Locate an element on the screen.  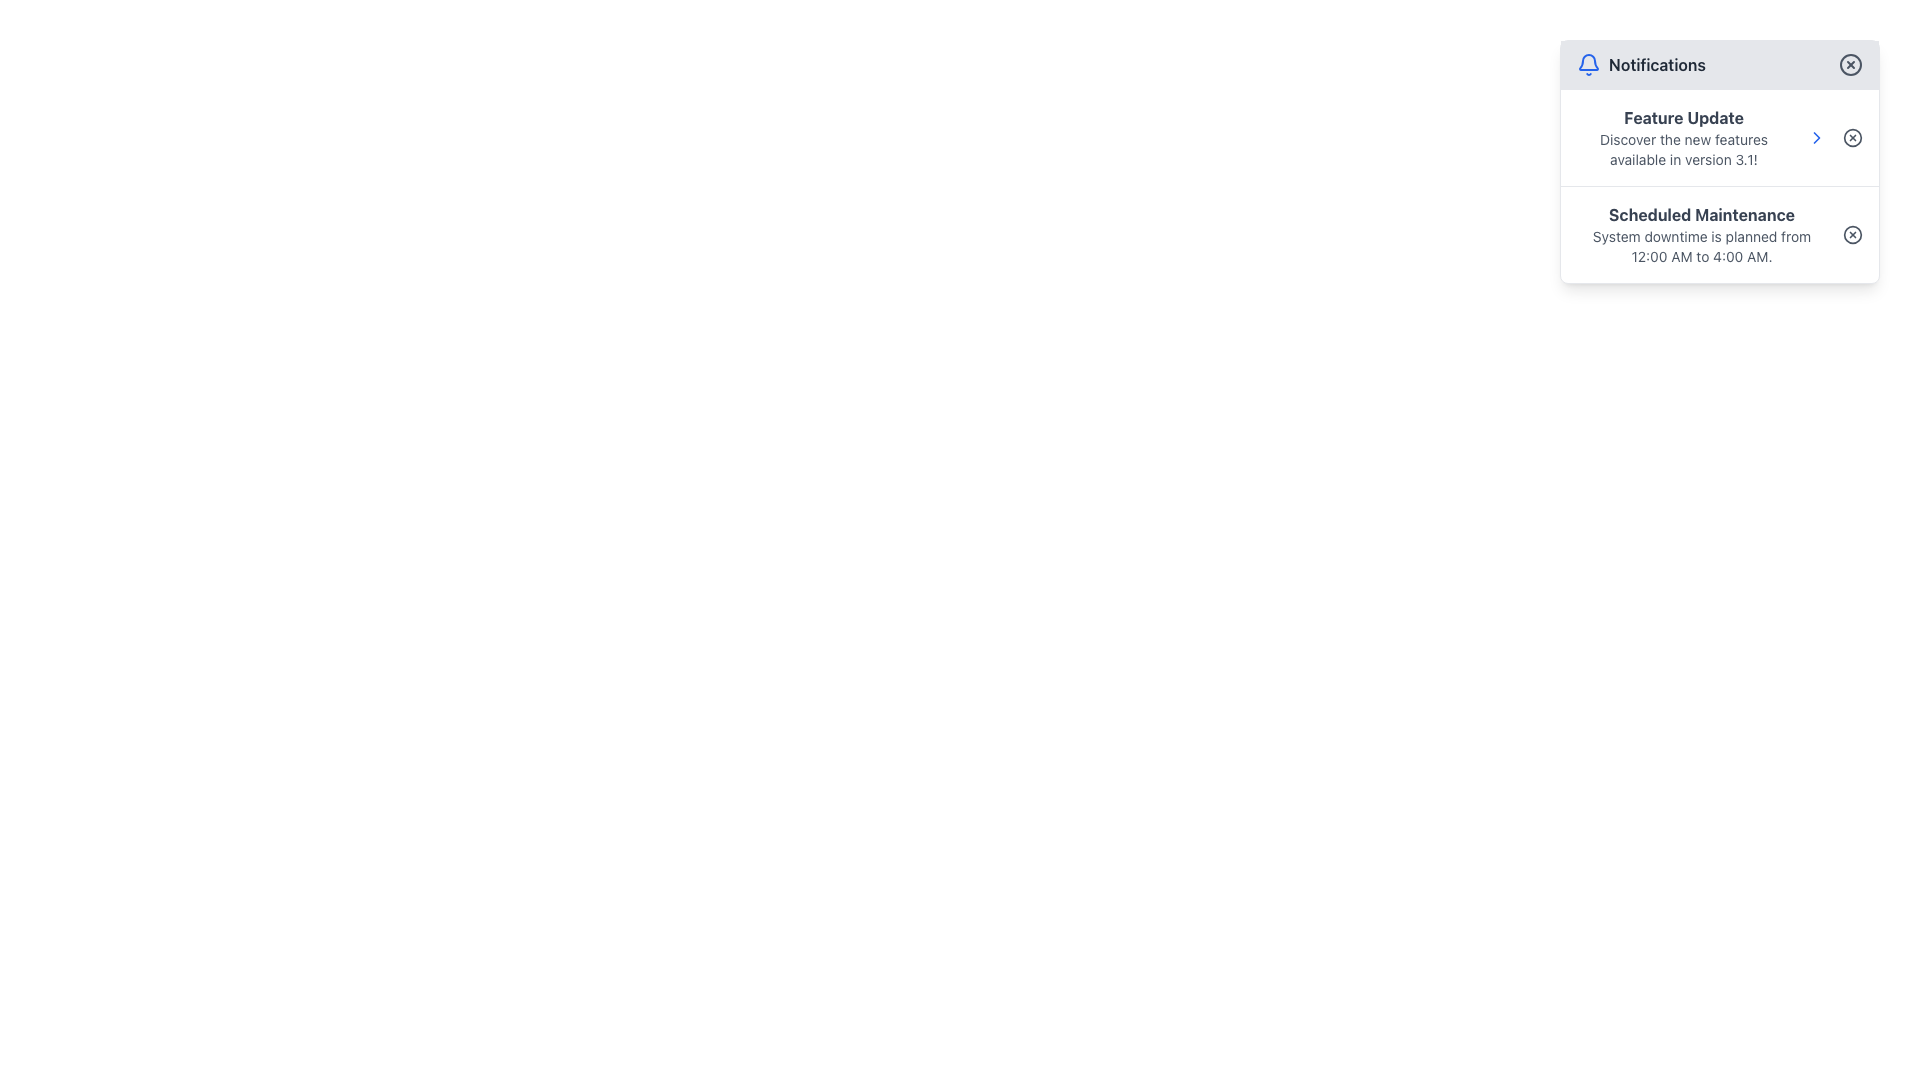
the Notification Item with Interactive Actions that features a bold 'Feature Update' header and a subtitle about version 3.1 is located at coordinates (1718, 137).